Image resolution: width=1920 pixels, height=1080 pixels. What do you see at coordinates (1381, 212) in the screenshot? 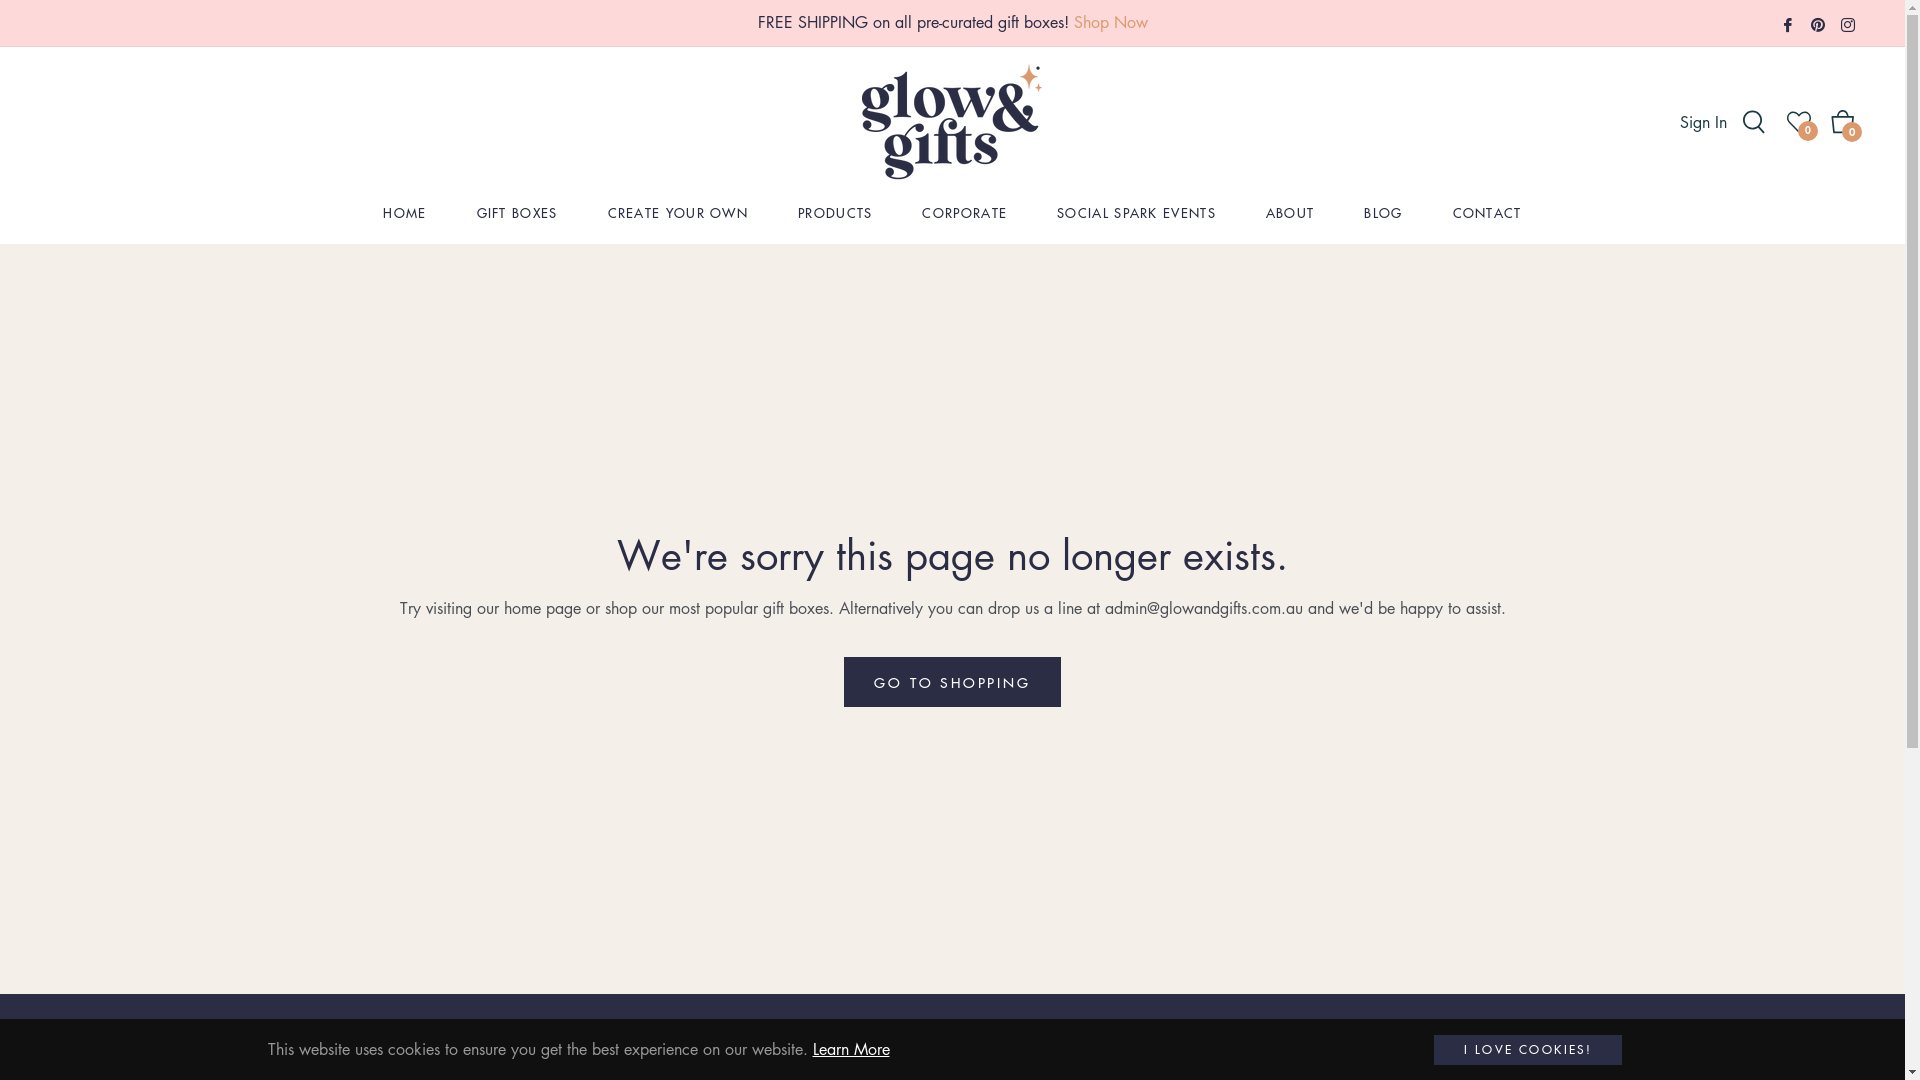
I see `'BLOG'` at bounding box center [1381, 212].